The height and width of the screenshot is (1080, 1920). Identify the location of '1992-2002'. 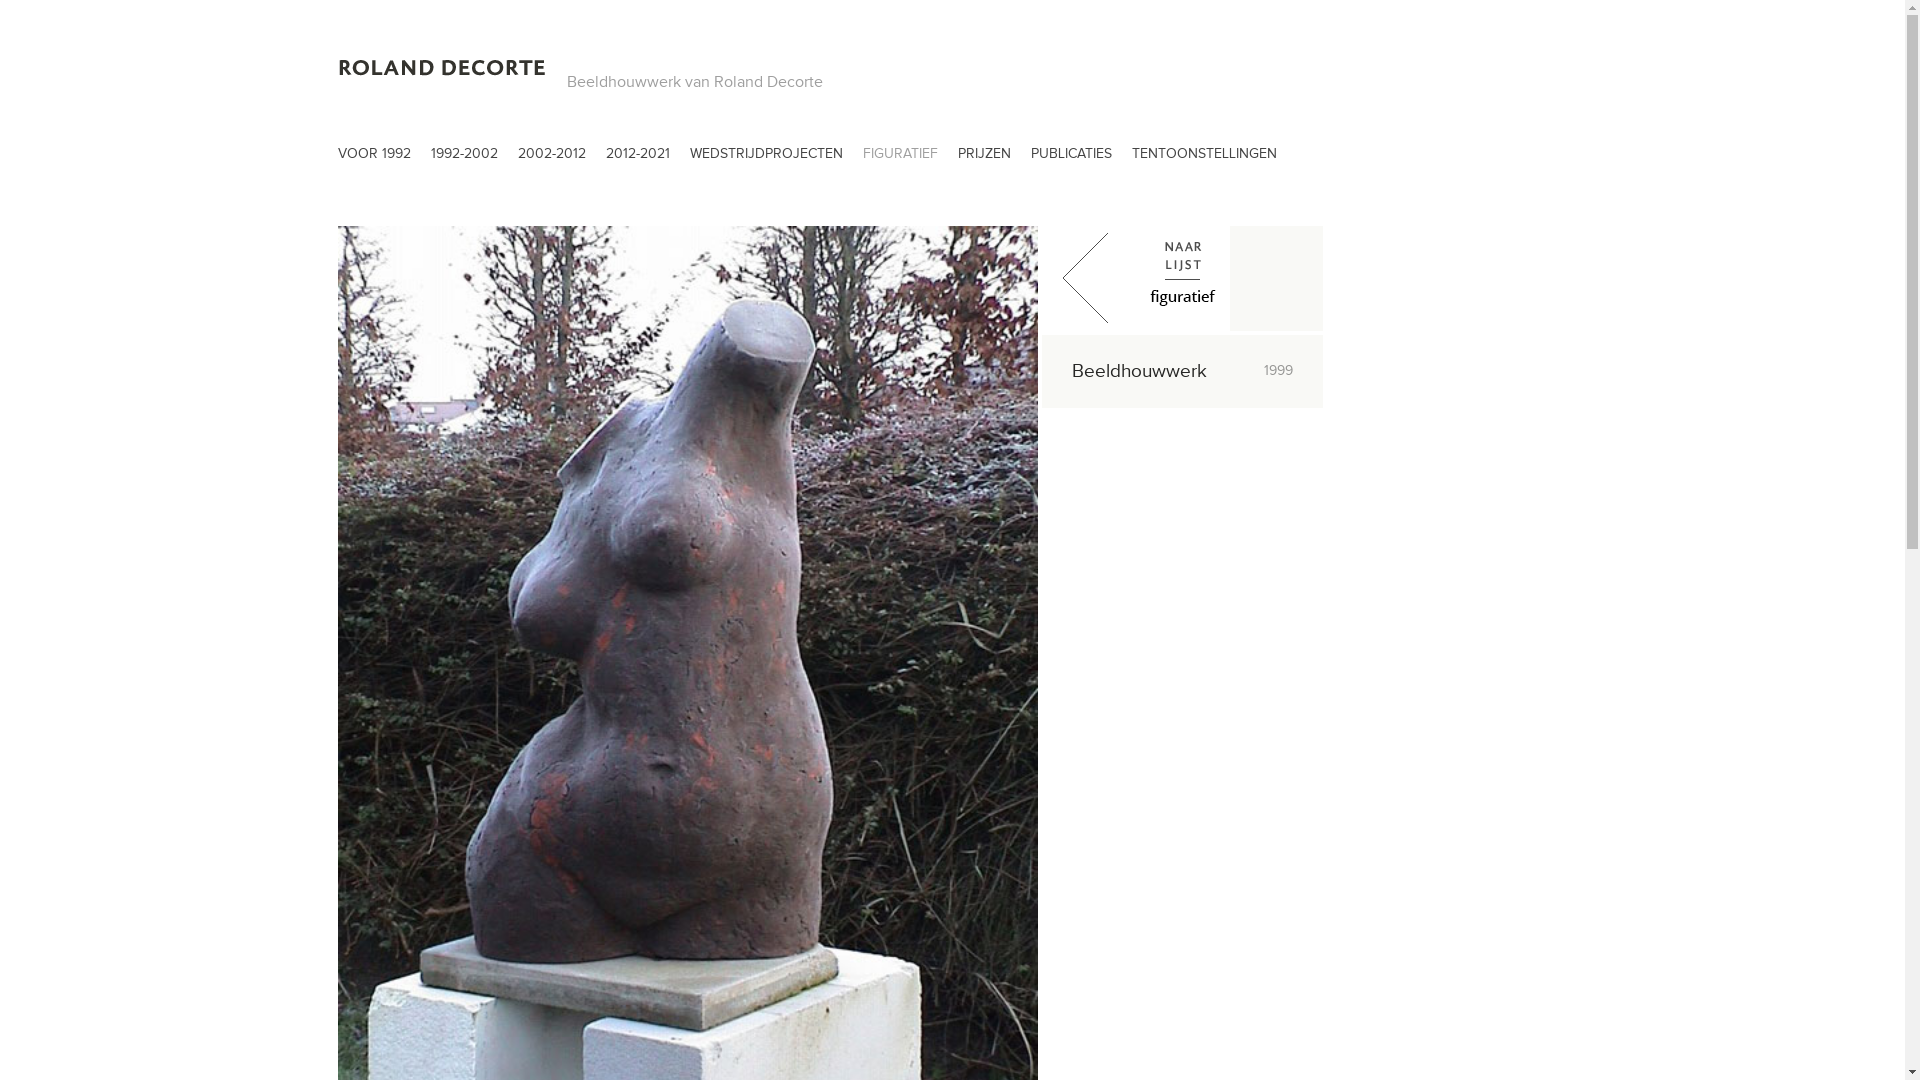
(462, 157).